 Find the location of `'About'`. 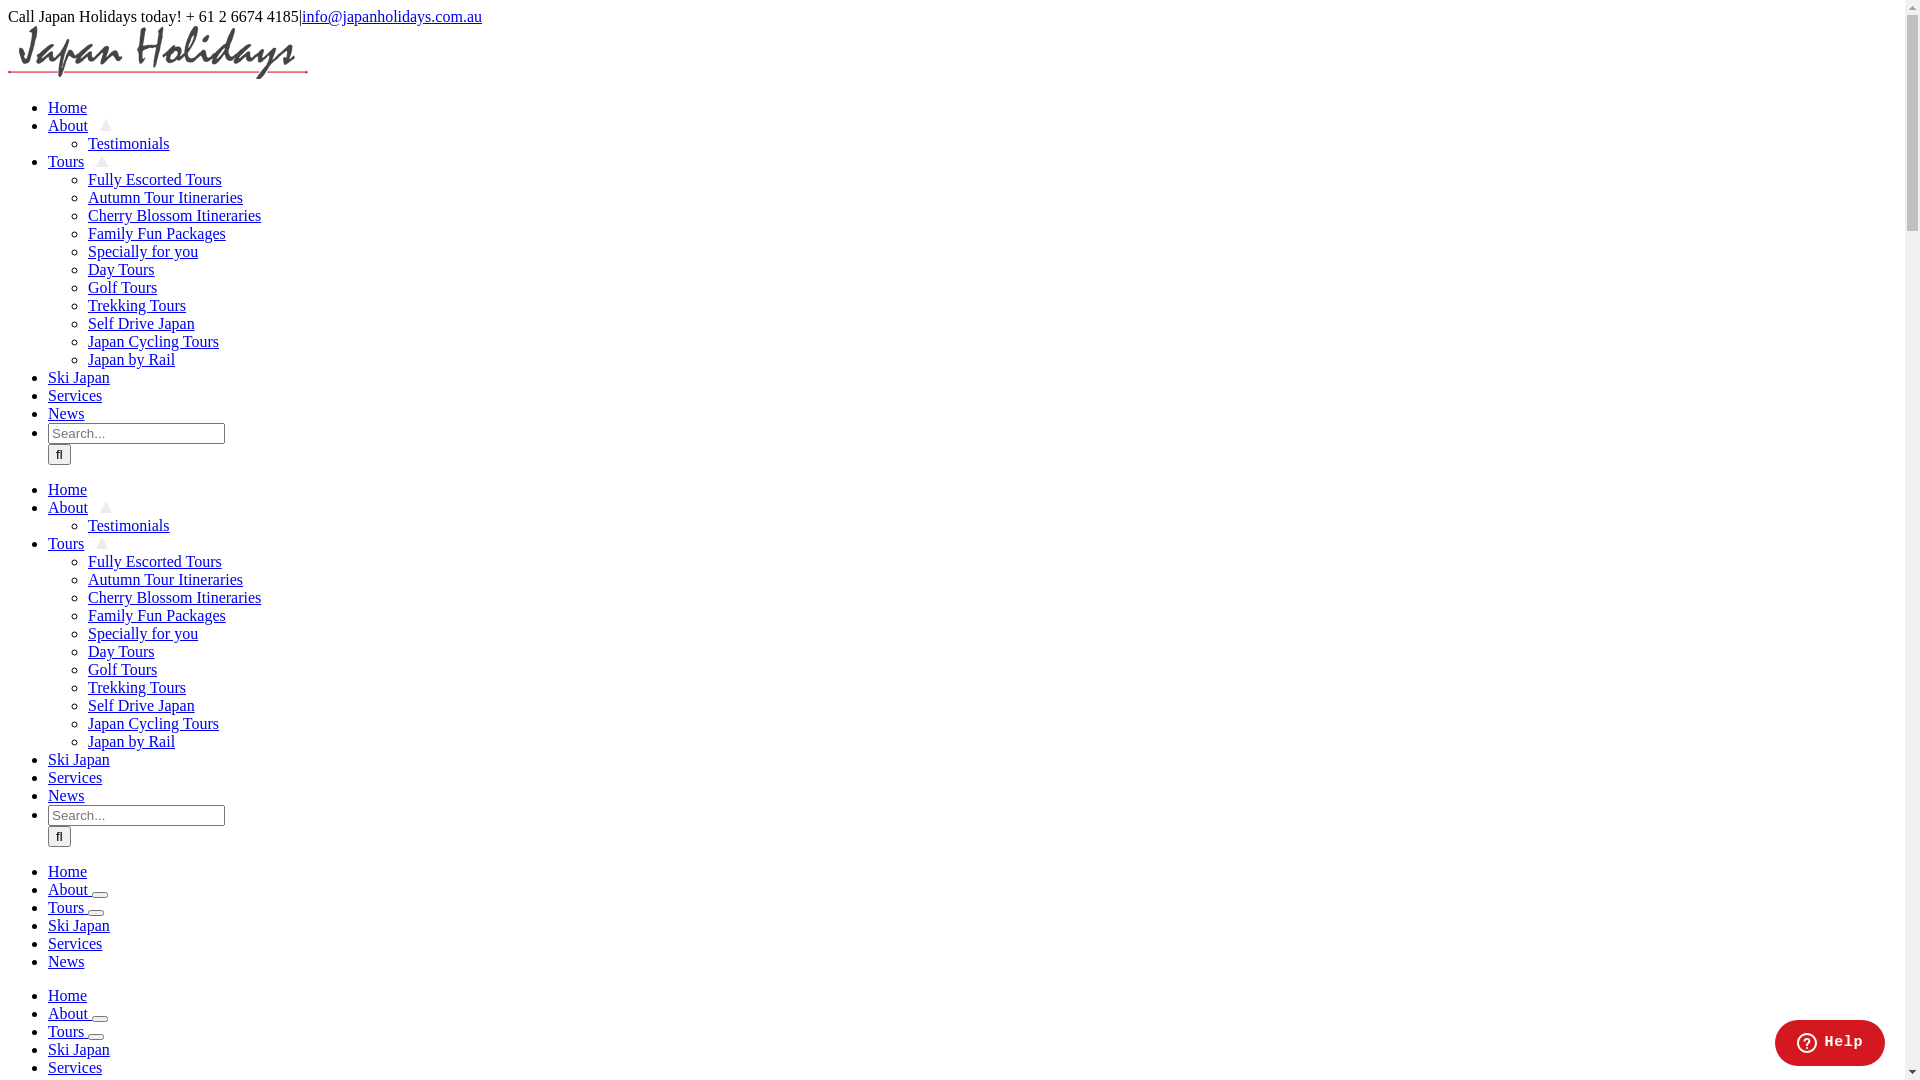

'About' is located at coordinates (70, 888).